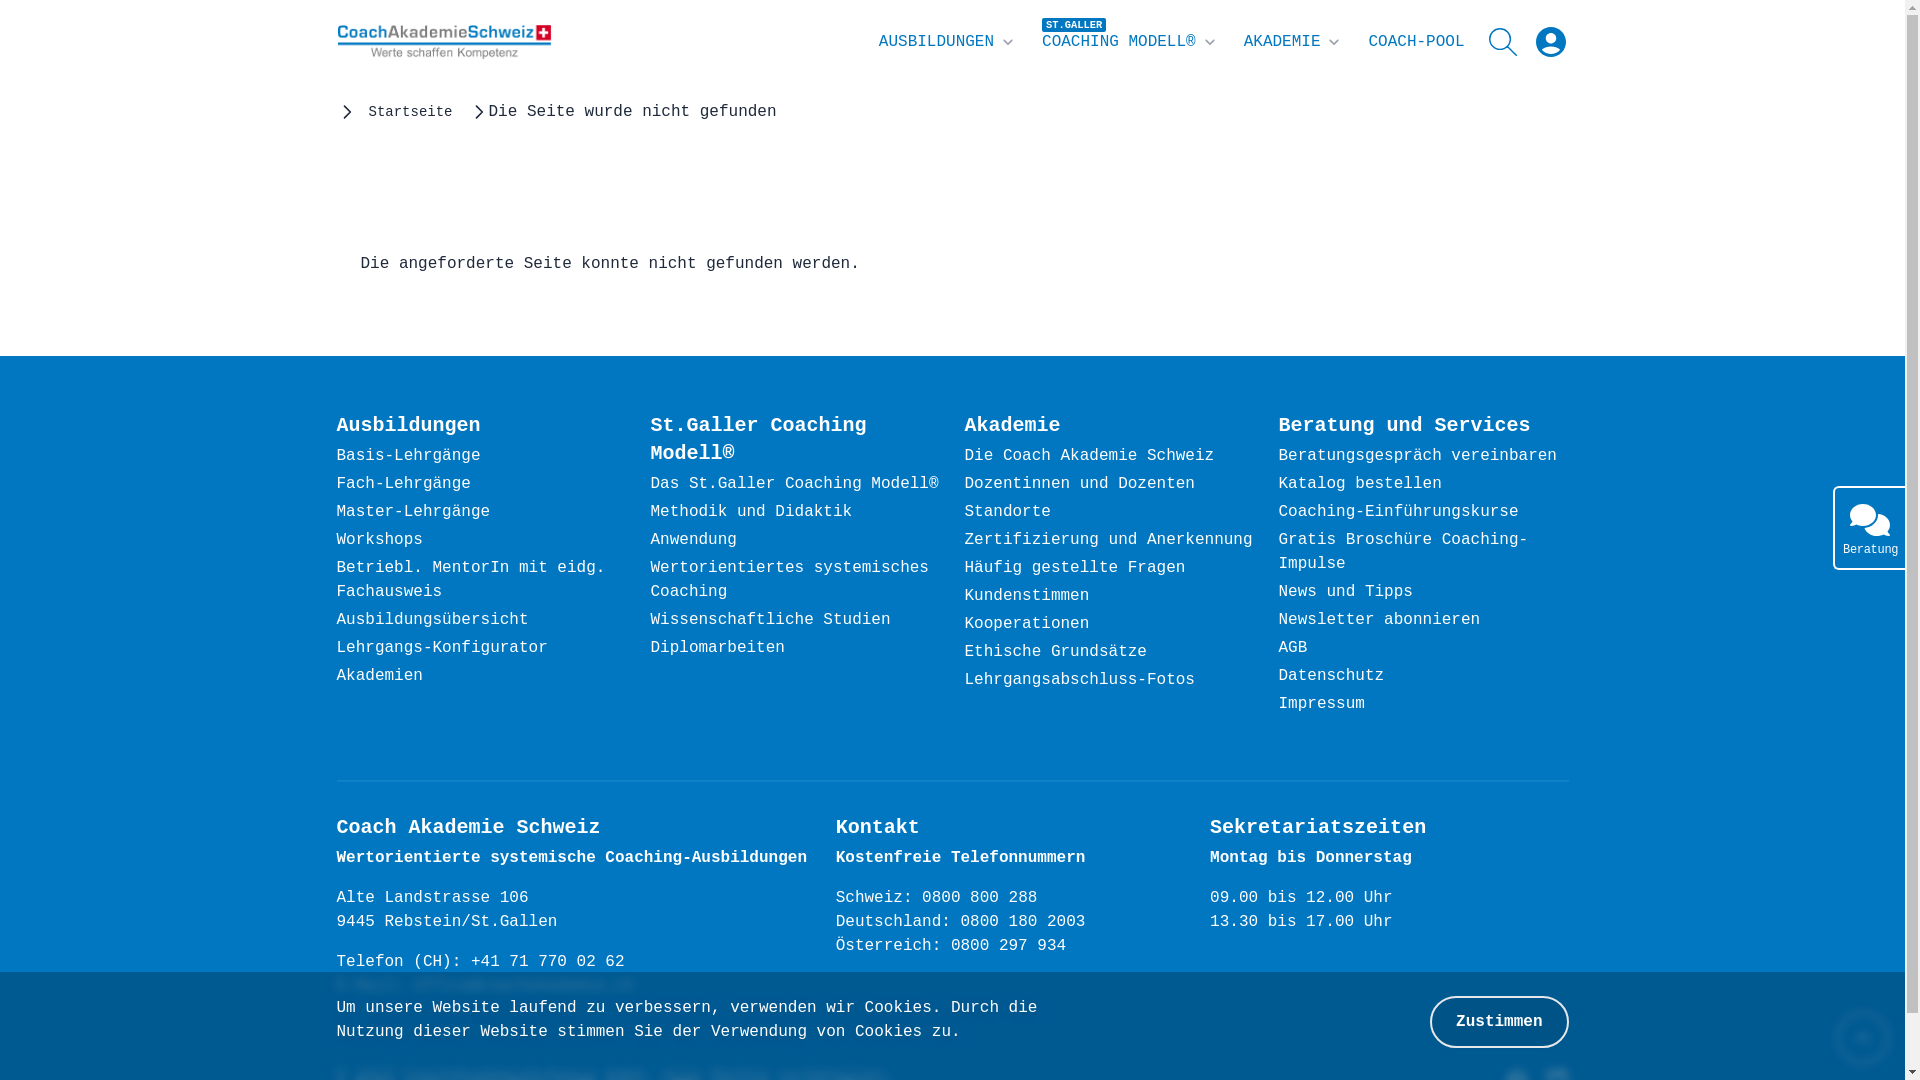  Describe the element at coordinates (964, 540) in the screenshot. I see `'Zertifizierung und Anerkennung'` at that location.